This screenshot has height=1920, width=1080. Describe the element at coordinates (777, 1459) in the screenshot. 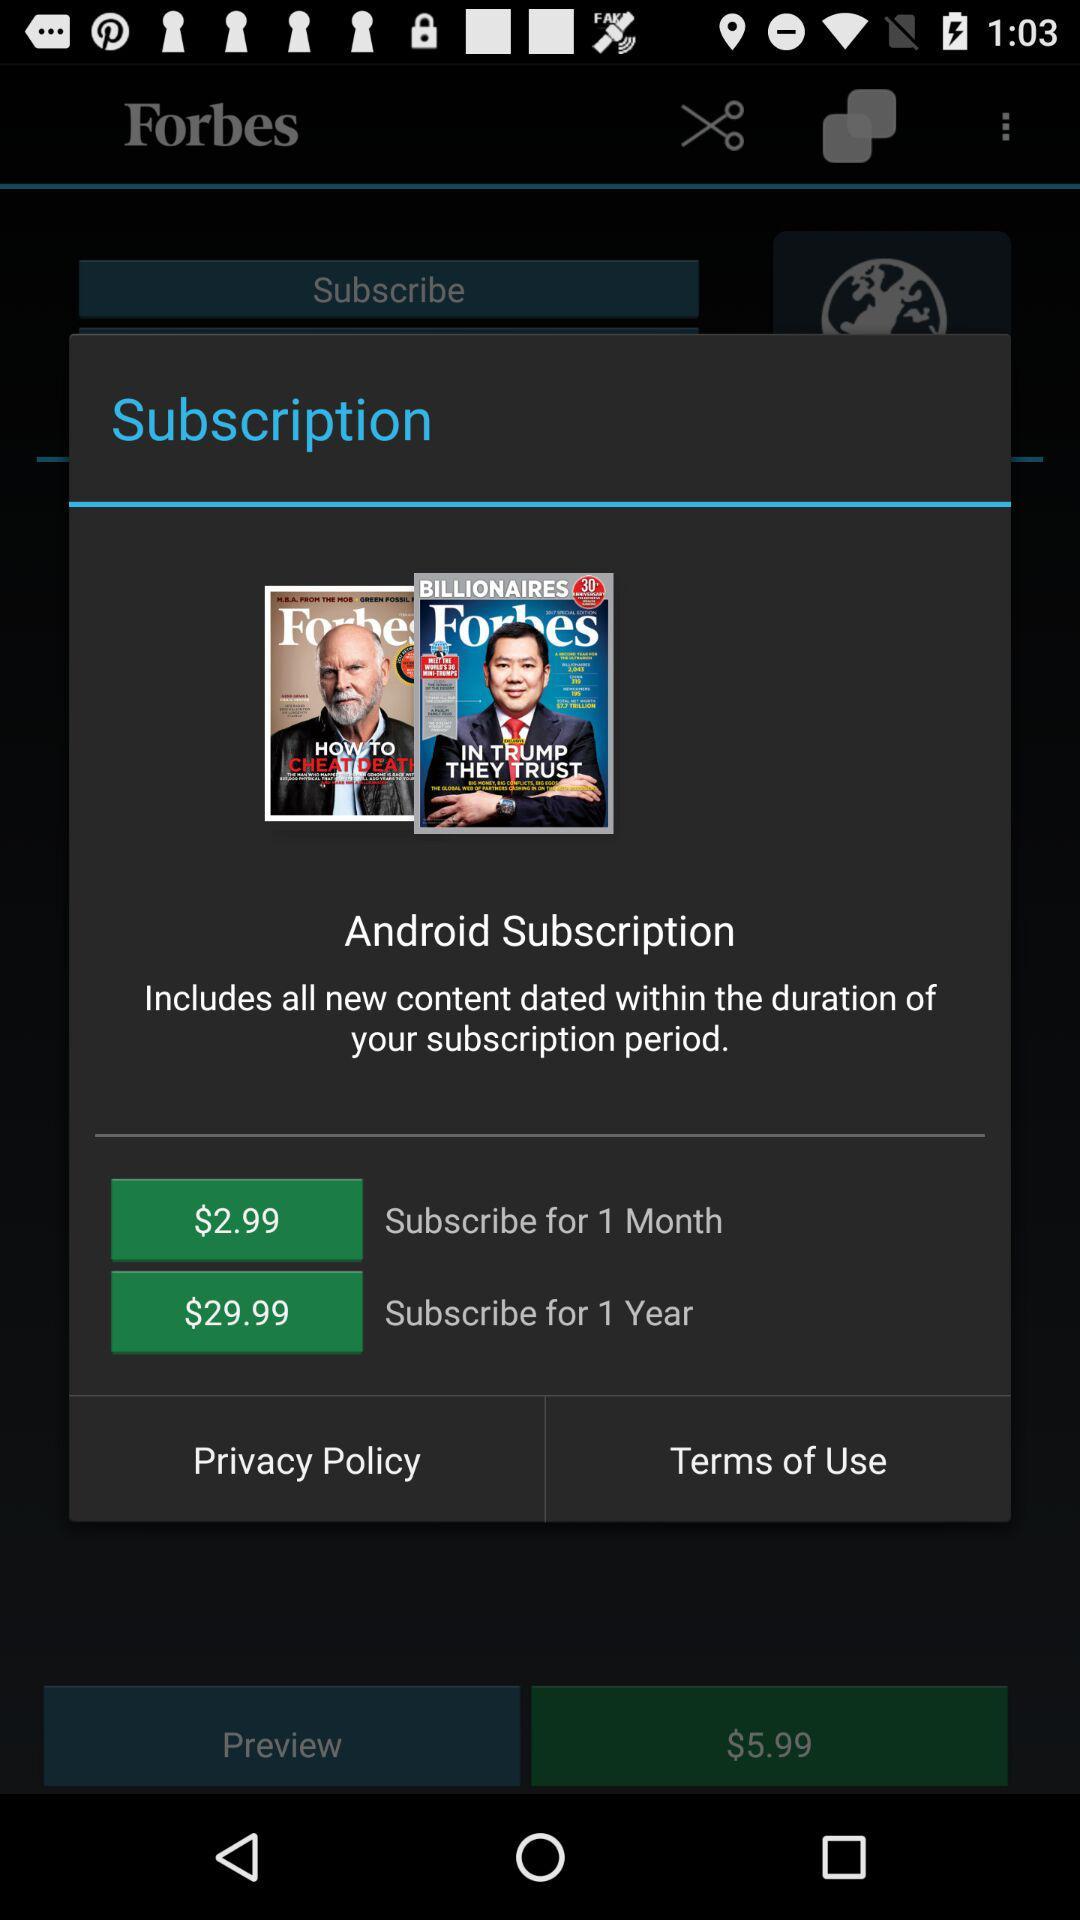

I see `the icon at the bottom right corner` at that location.